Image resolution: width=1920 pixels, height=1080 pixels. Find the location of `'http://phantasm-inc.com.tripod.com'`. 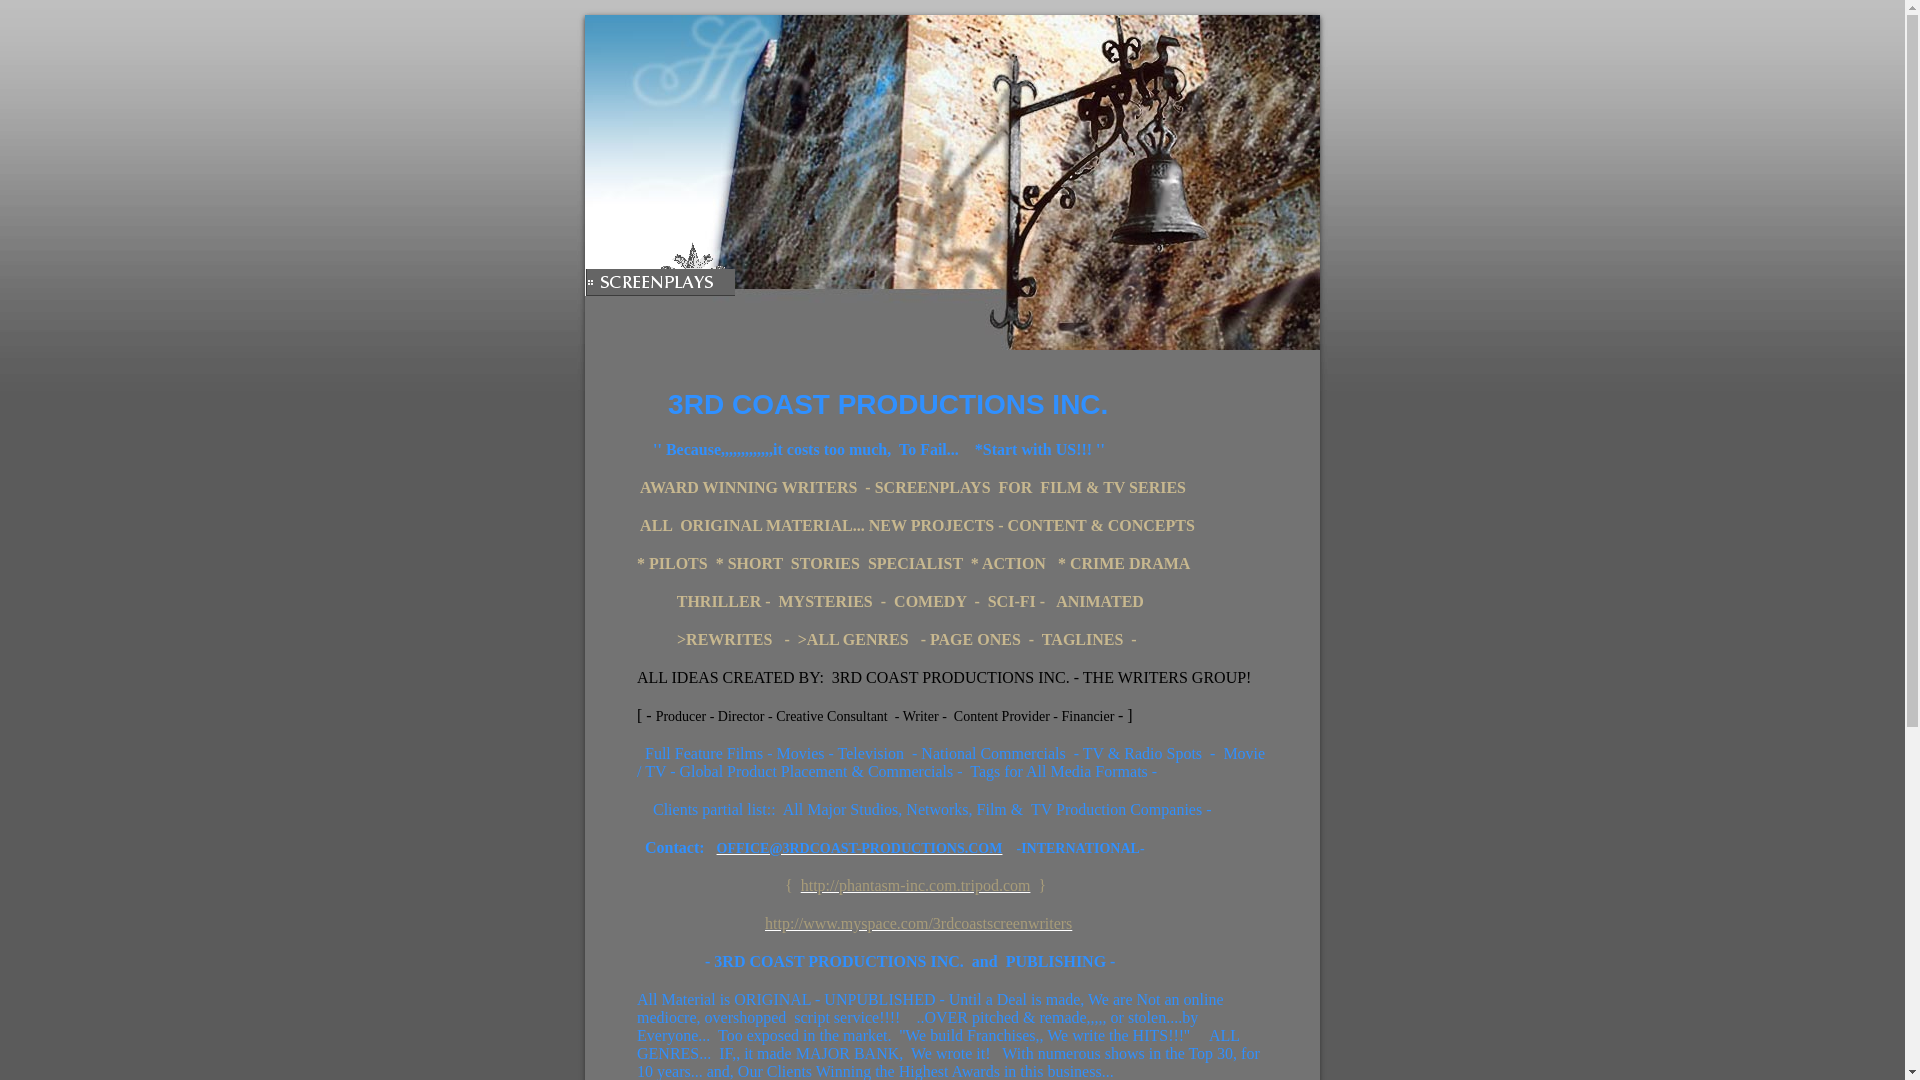

'http://phantasm-inc.com.tripod.com' is located at coordinates (801, 884).